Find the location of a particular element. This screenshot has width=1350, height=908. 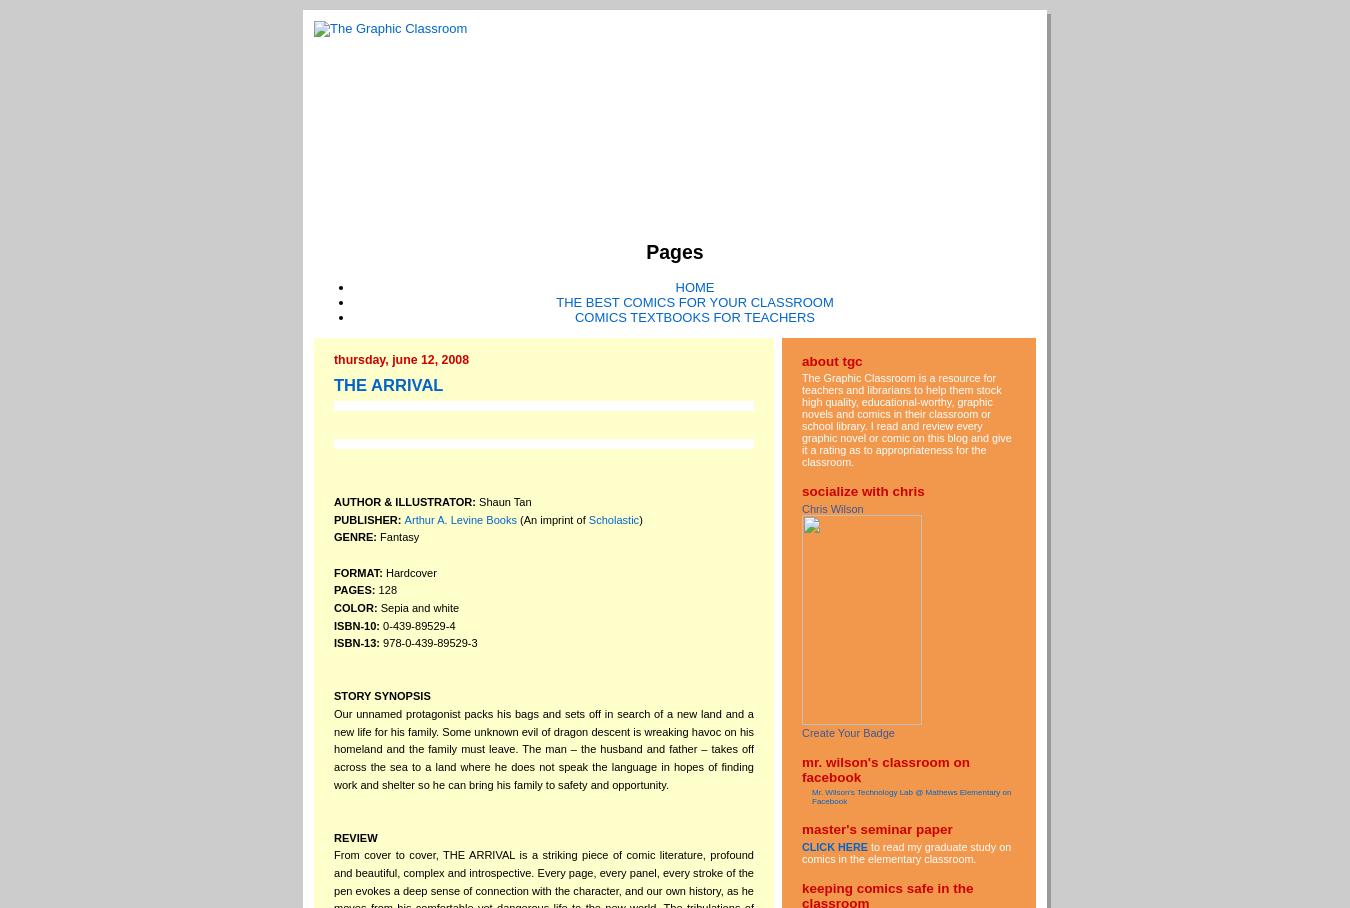

'Sepia and white' is located at coordinates (419, 605).